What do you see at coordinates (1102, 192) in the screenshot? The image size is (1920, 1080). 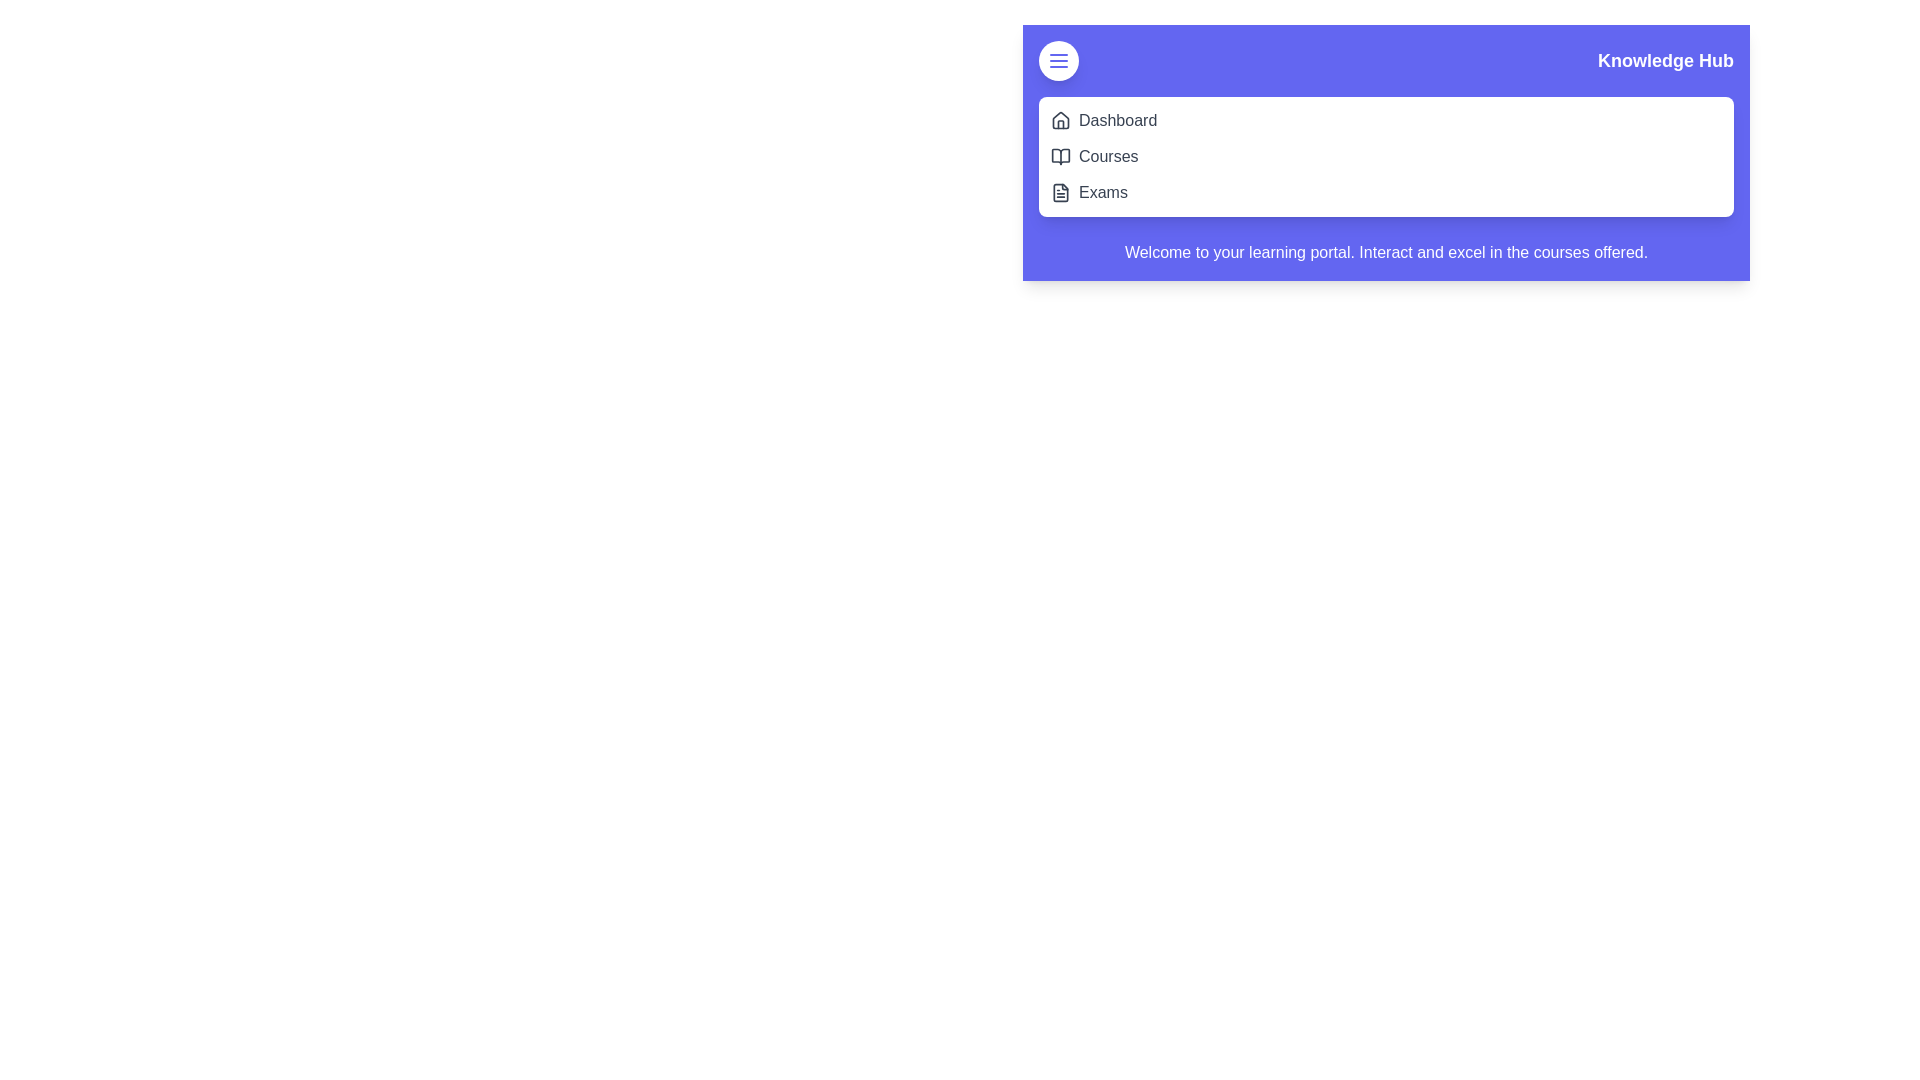 I see `the 'Exams' menu item` at bounding box center [1102, 192].